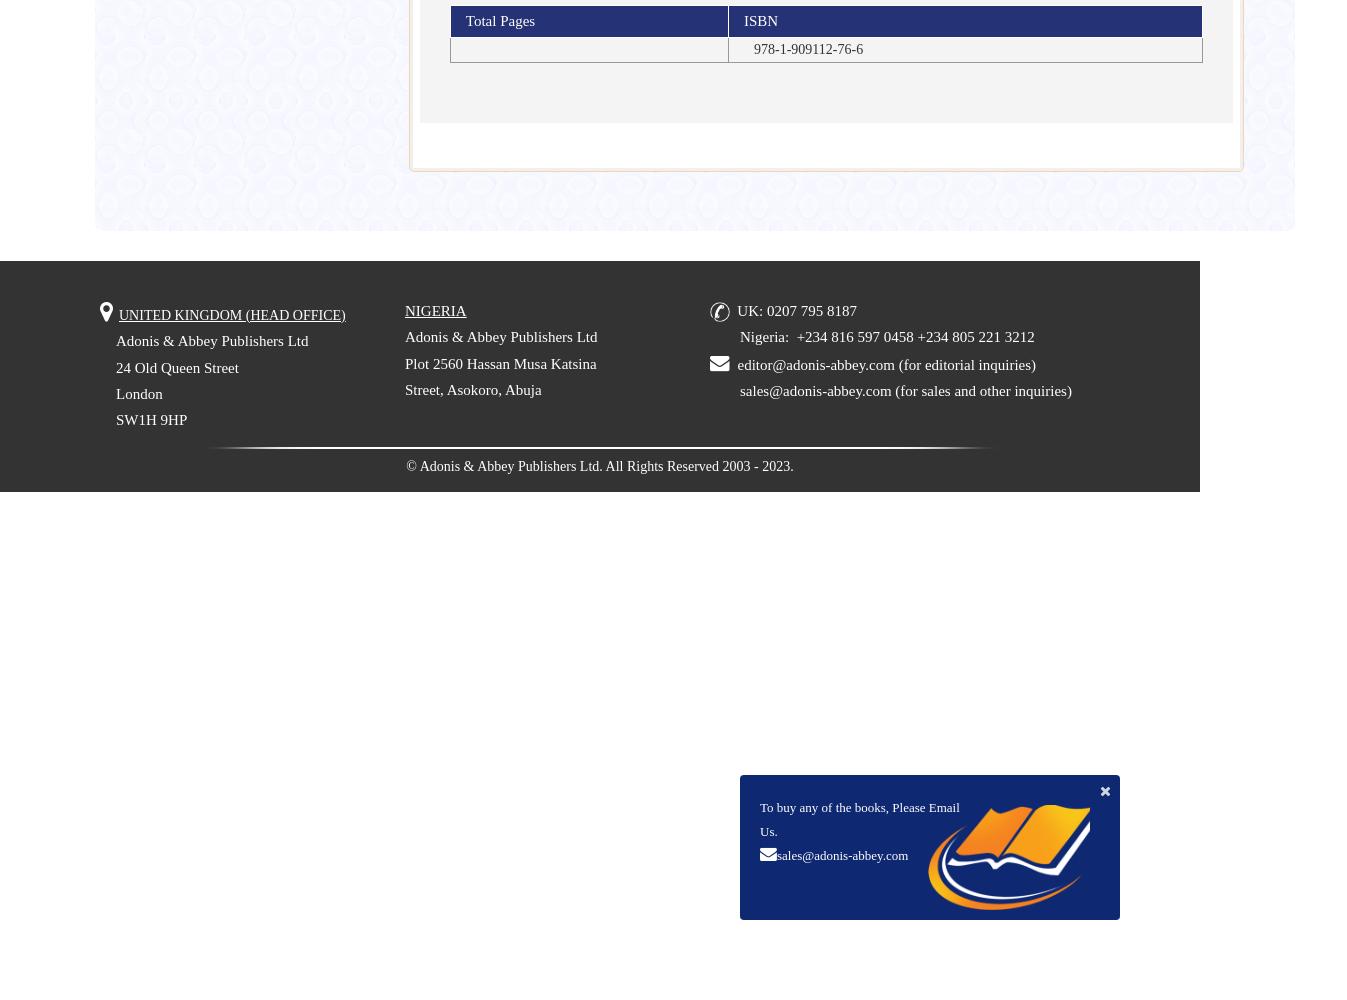 Image resolution: width=1347 pixels, height=1000 pixels. What do you see at coordinates (598, 464) in the screenshot?
I see `'© Adonis & Abbey Publishers Ltd. All Rights Reserved 2003 - 2023.'` at bounding box center [598, 464].